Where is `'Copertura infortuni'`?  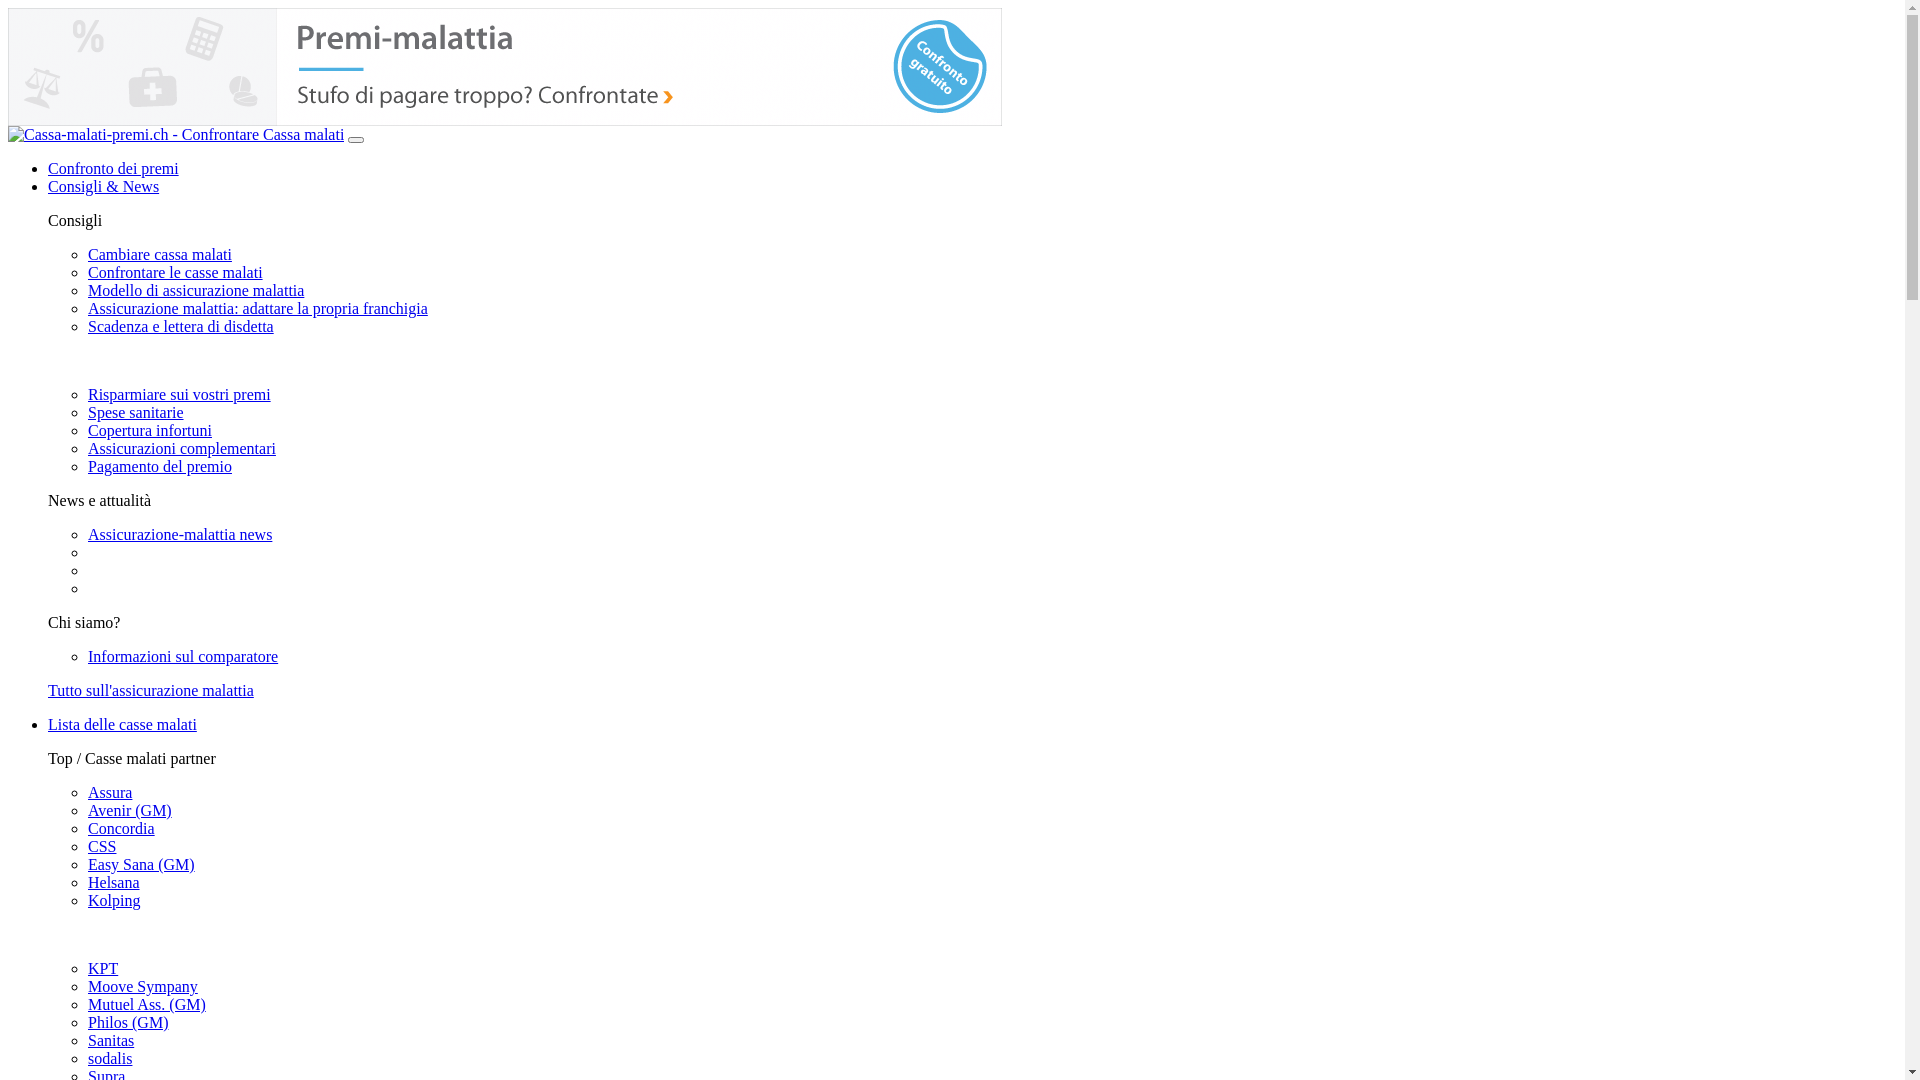
'Copertura infortuni' is located at coordinates (148, 429).